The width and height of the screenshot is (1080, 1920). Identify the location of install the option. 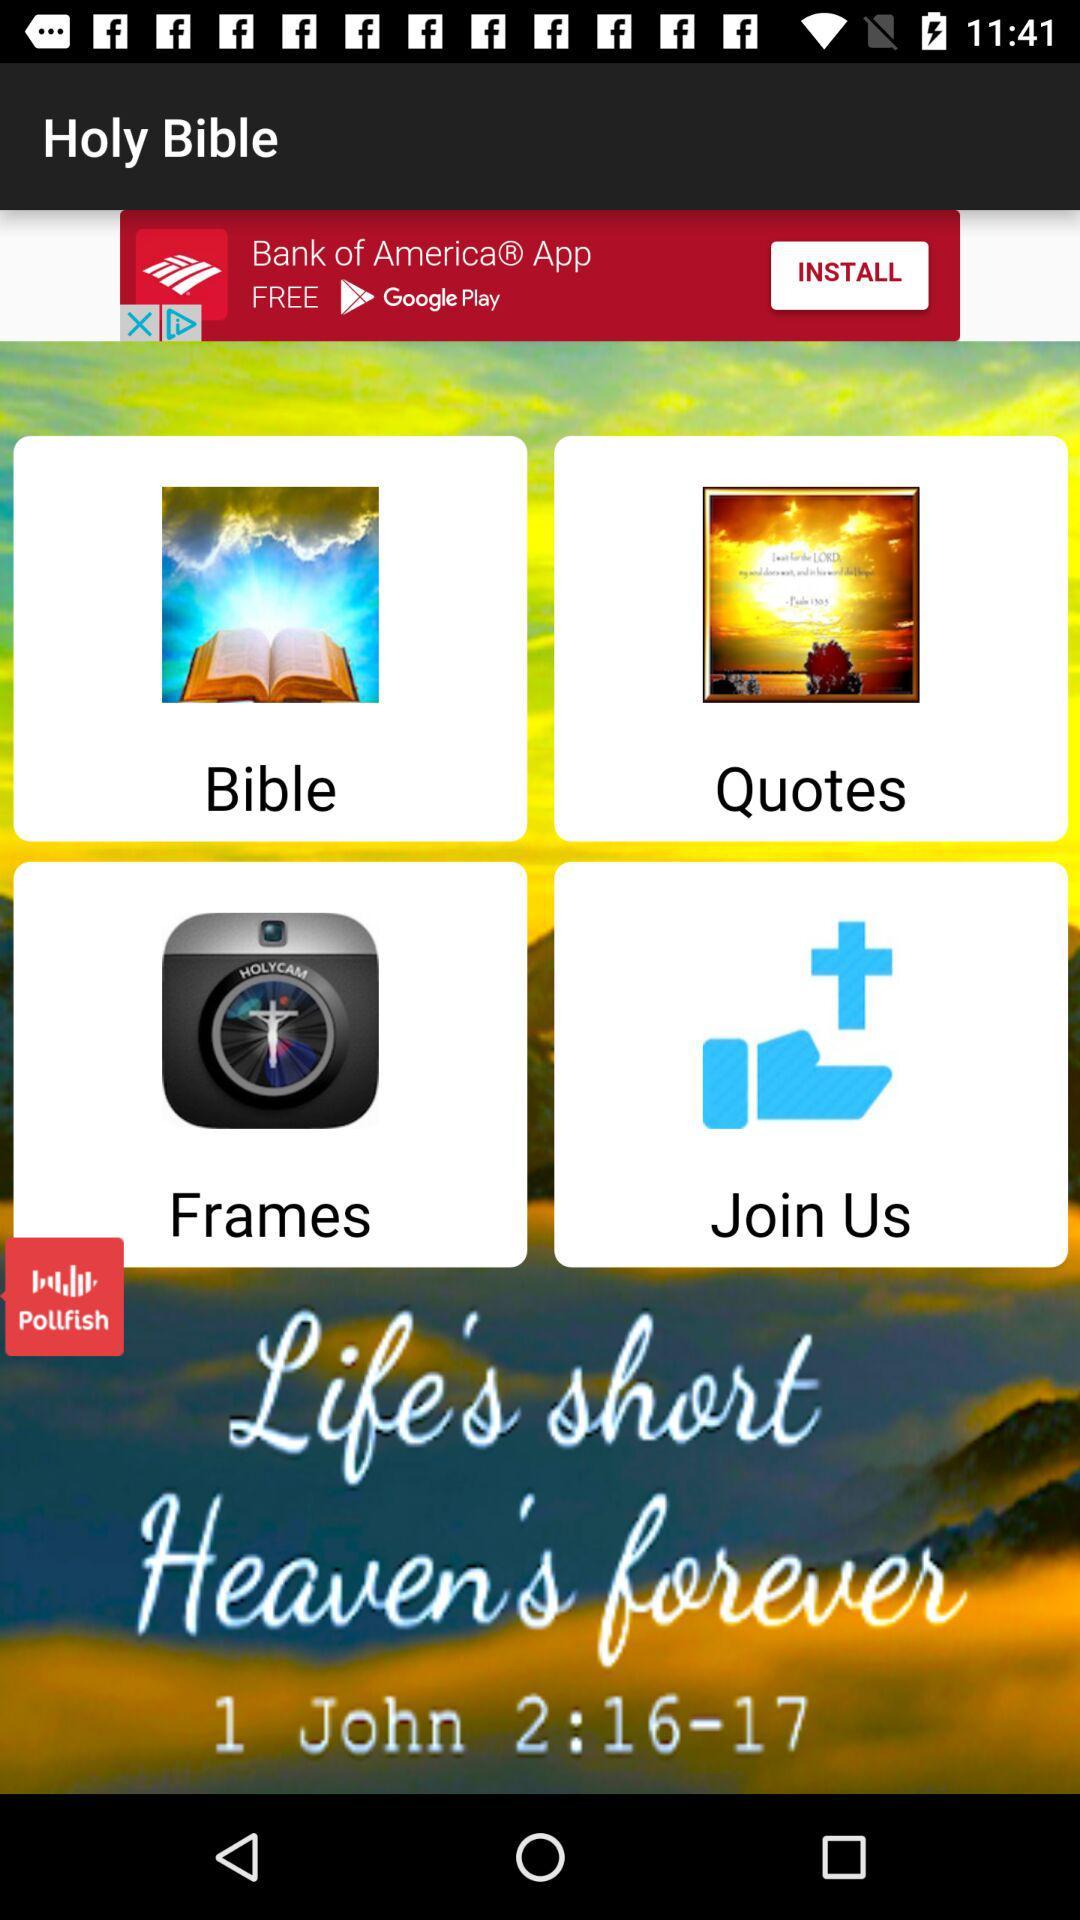
(540, 274).